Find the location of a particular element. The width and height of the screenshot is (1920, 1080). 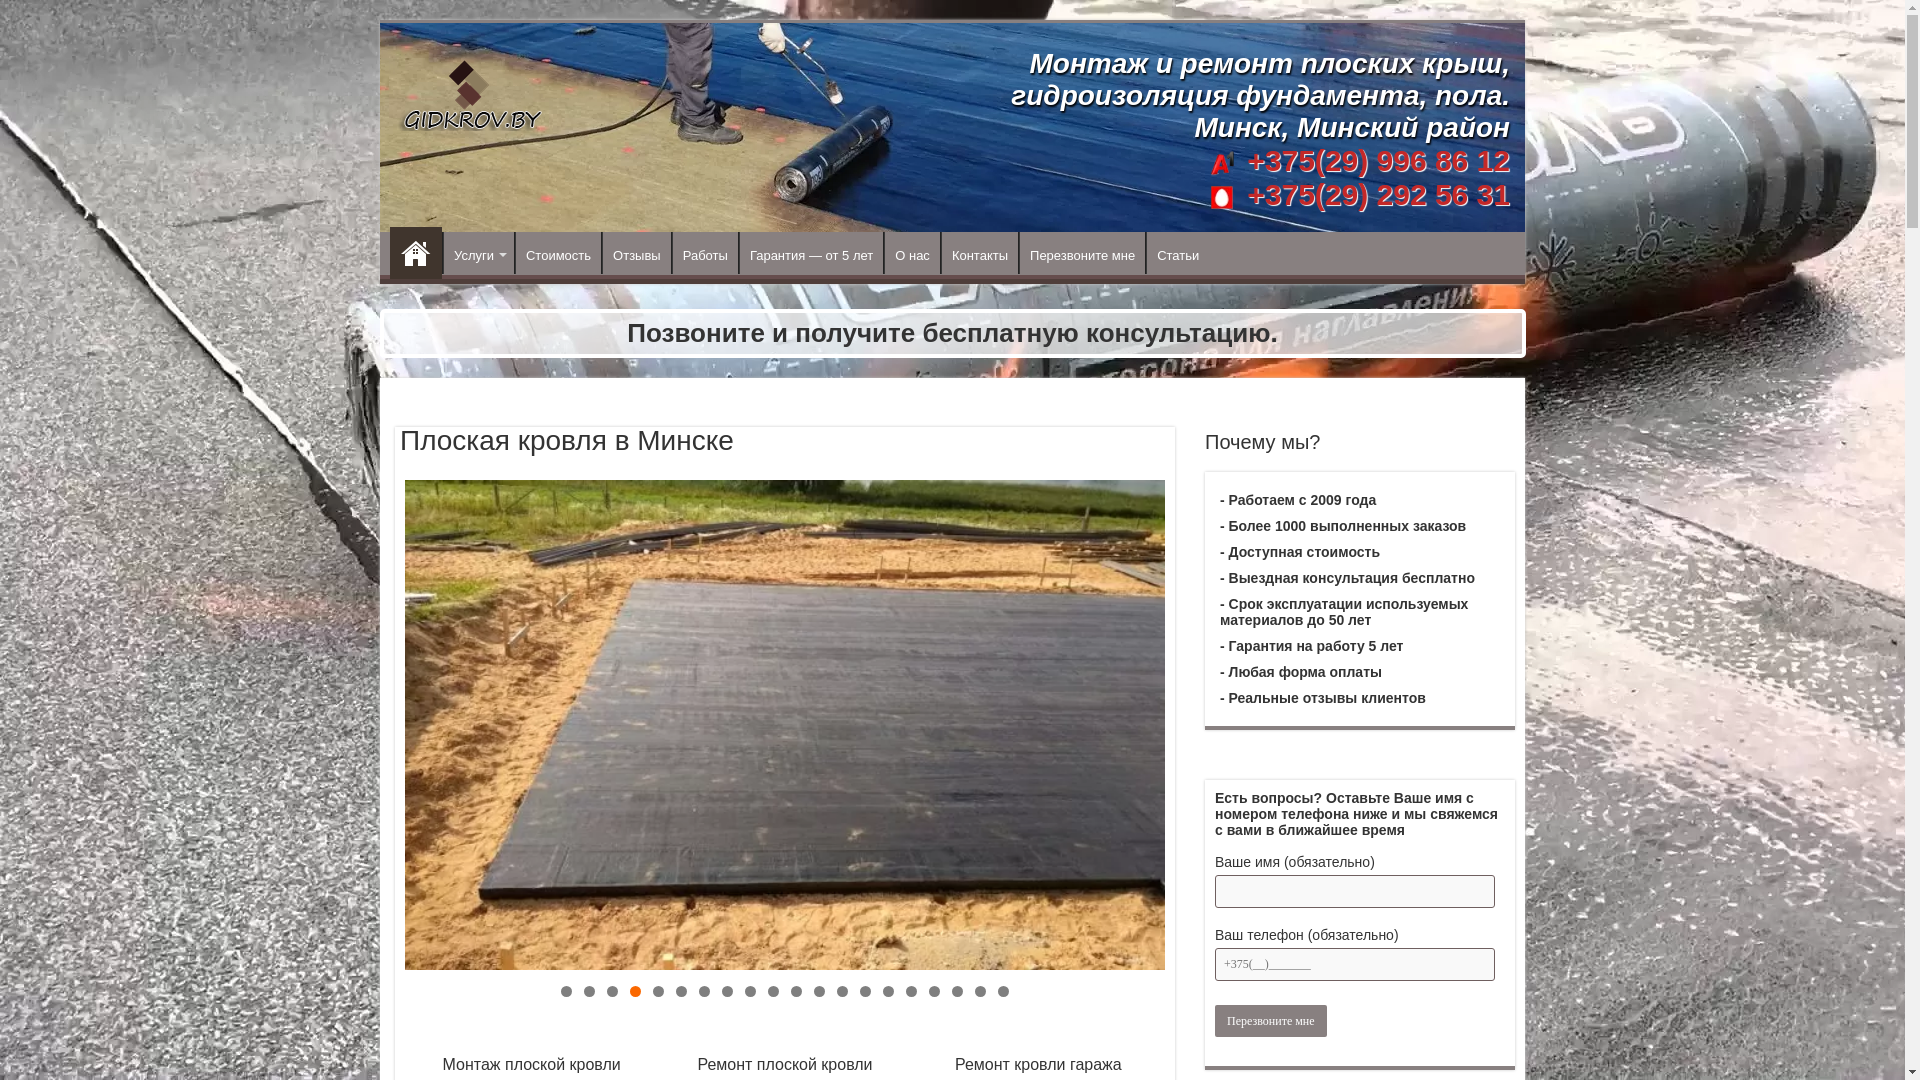

'14' is located at coordinates (865, 991).